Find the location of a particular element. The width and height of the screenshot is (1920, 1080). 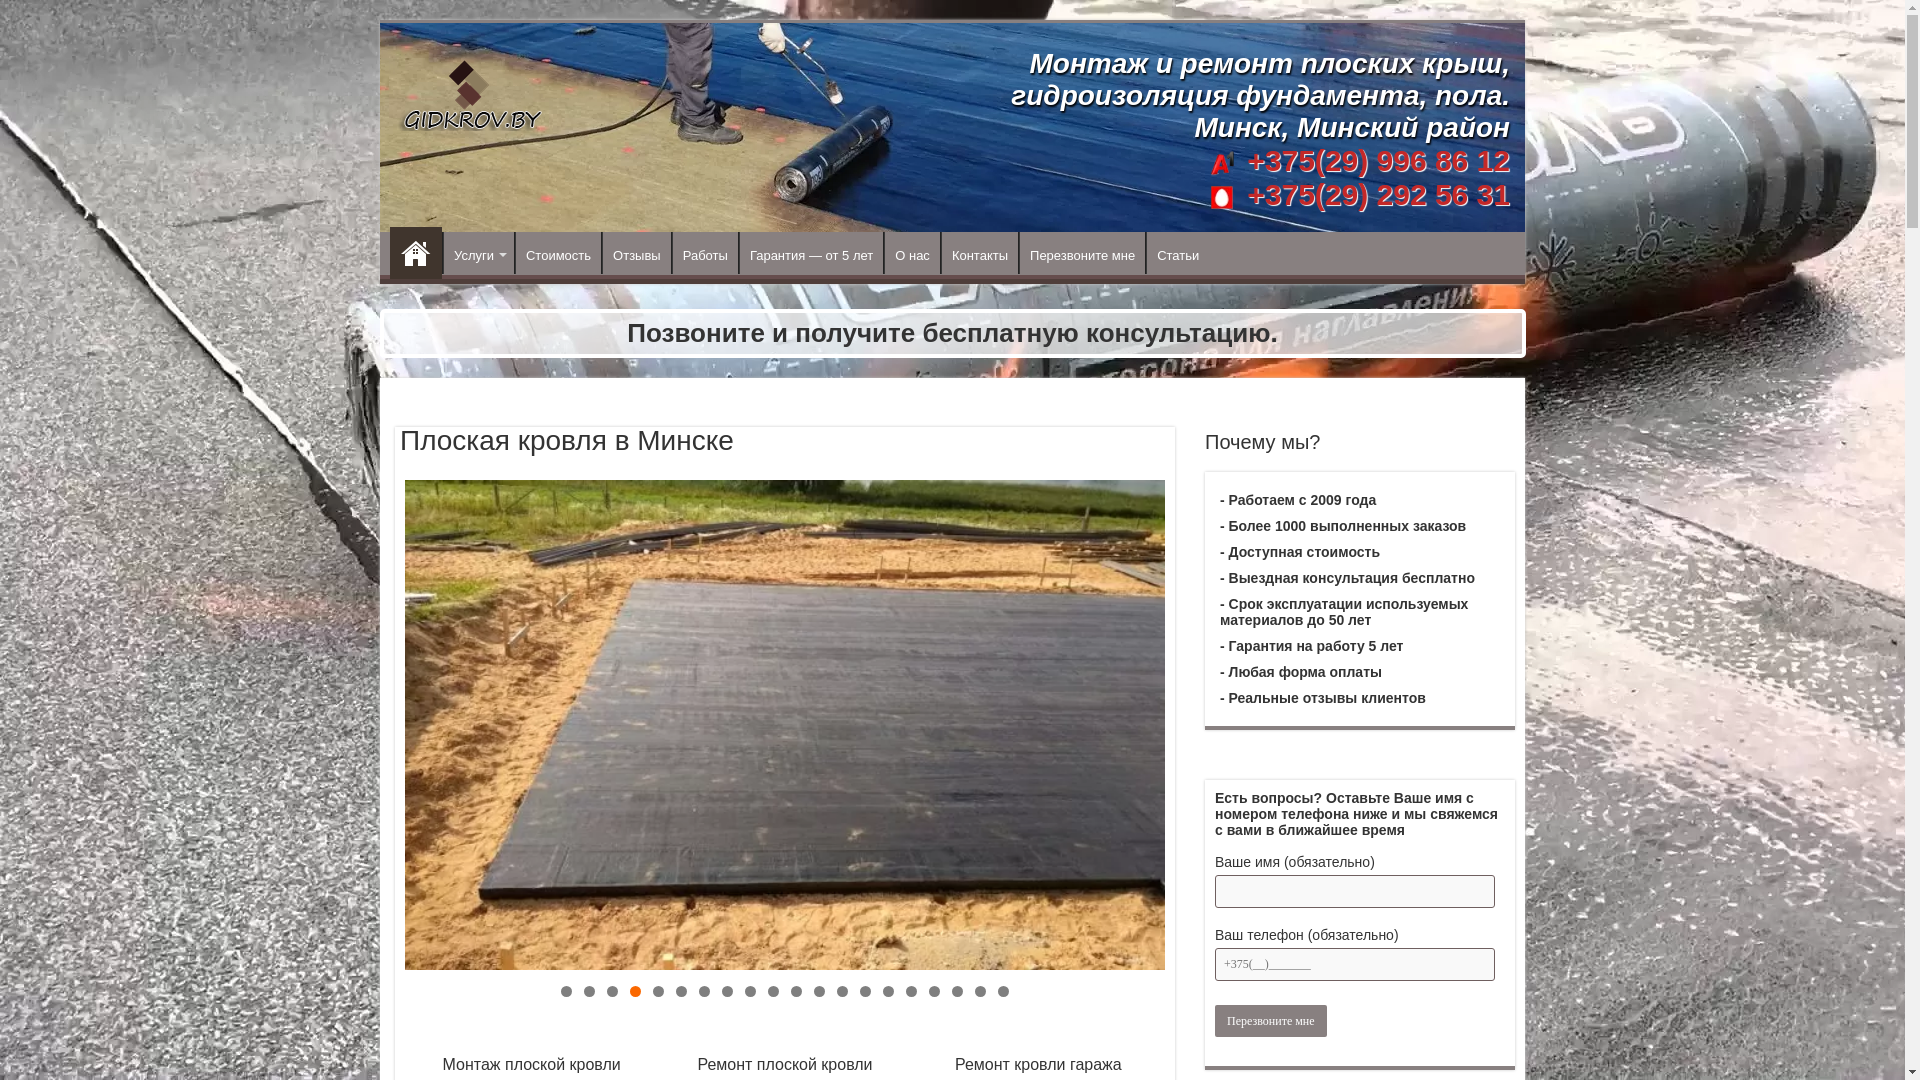

'14' is located at coordinates (865, 991).